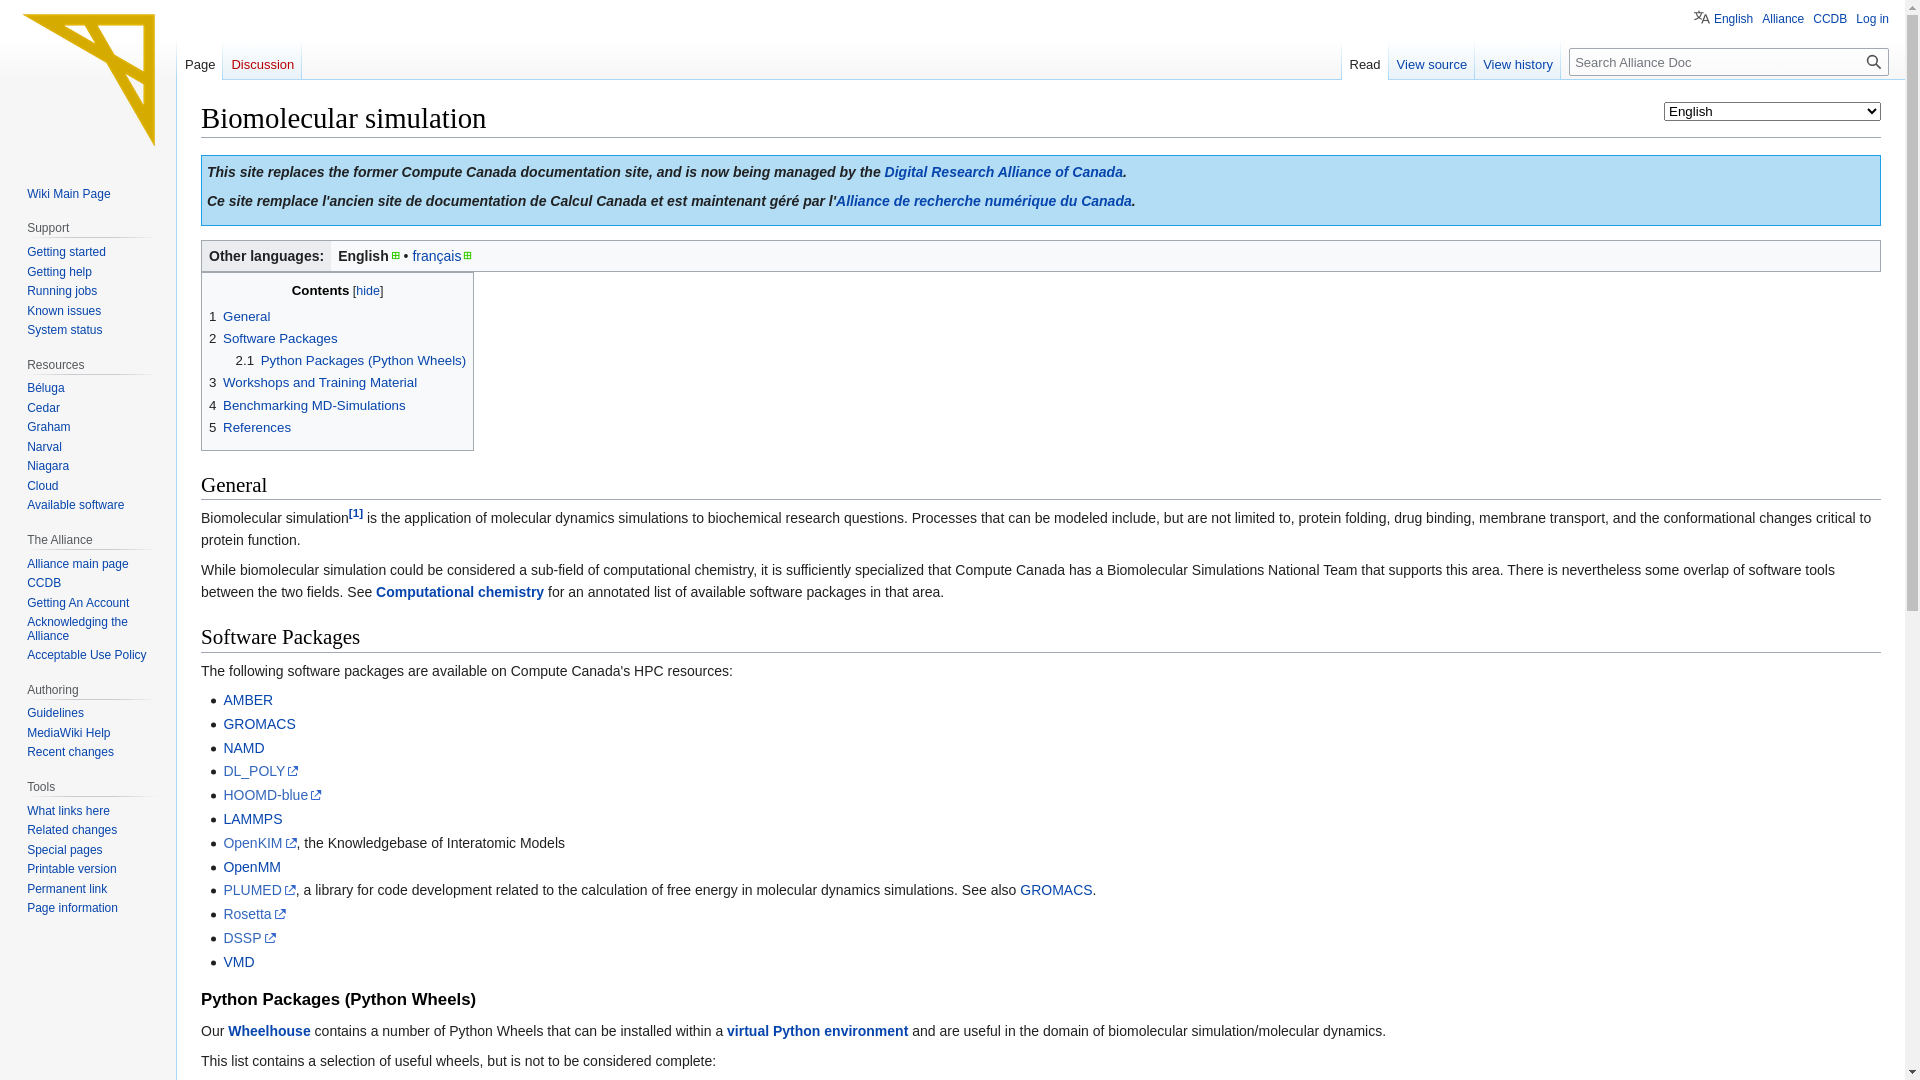 This screenshot has width=1920, height=1080. Describe the element at coordinates (258, 724) in the screenshot. I see `'GROMACS'` at that location.